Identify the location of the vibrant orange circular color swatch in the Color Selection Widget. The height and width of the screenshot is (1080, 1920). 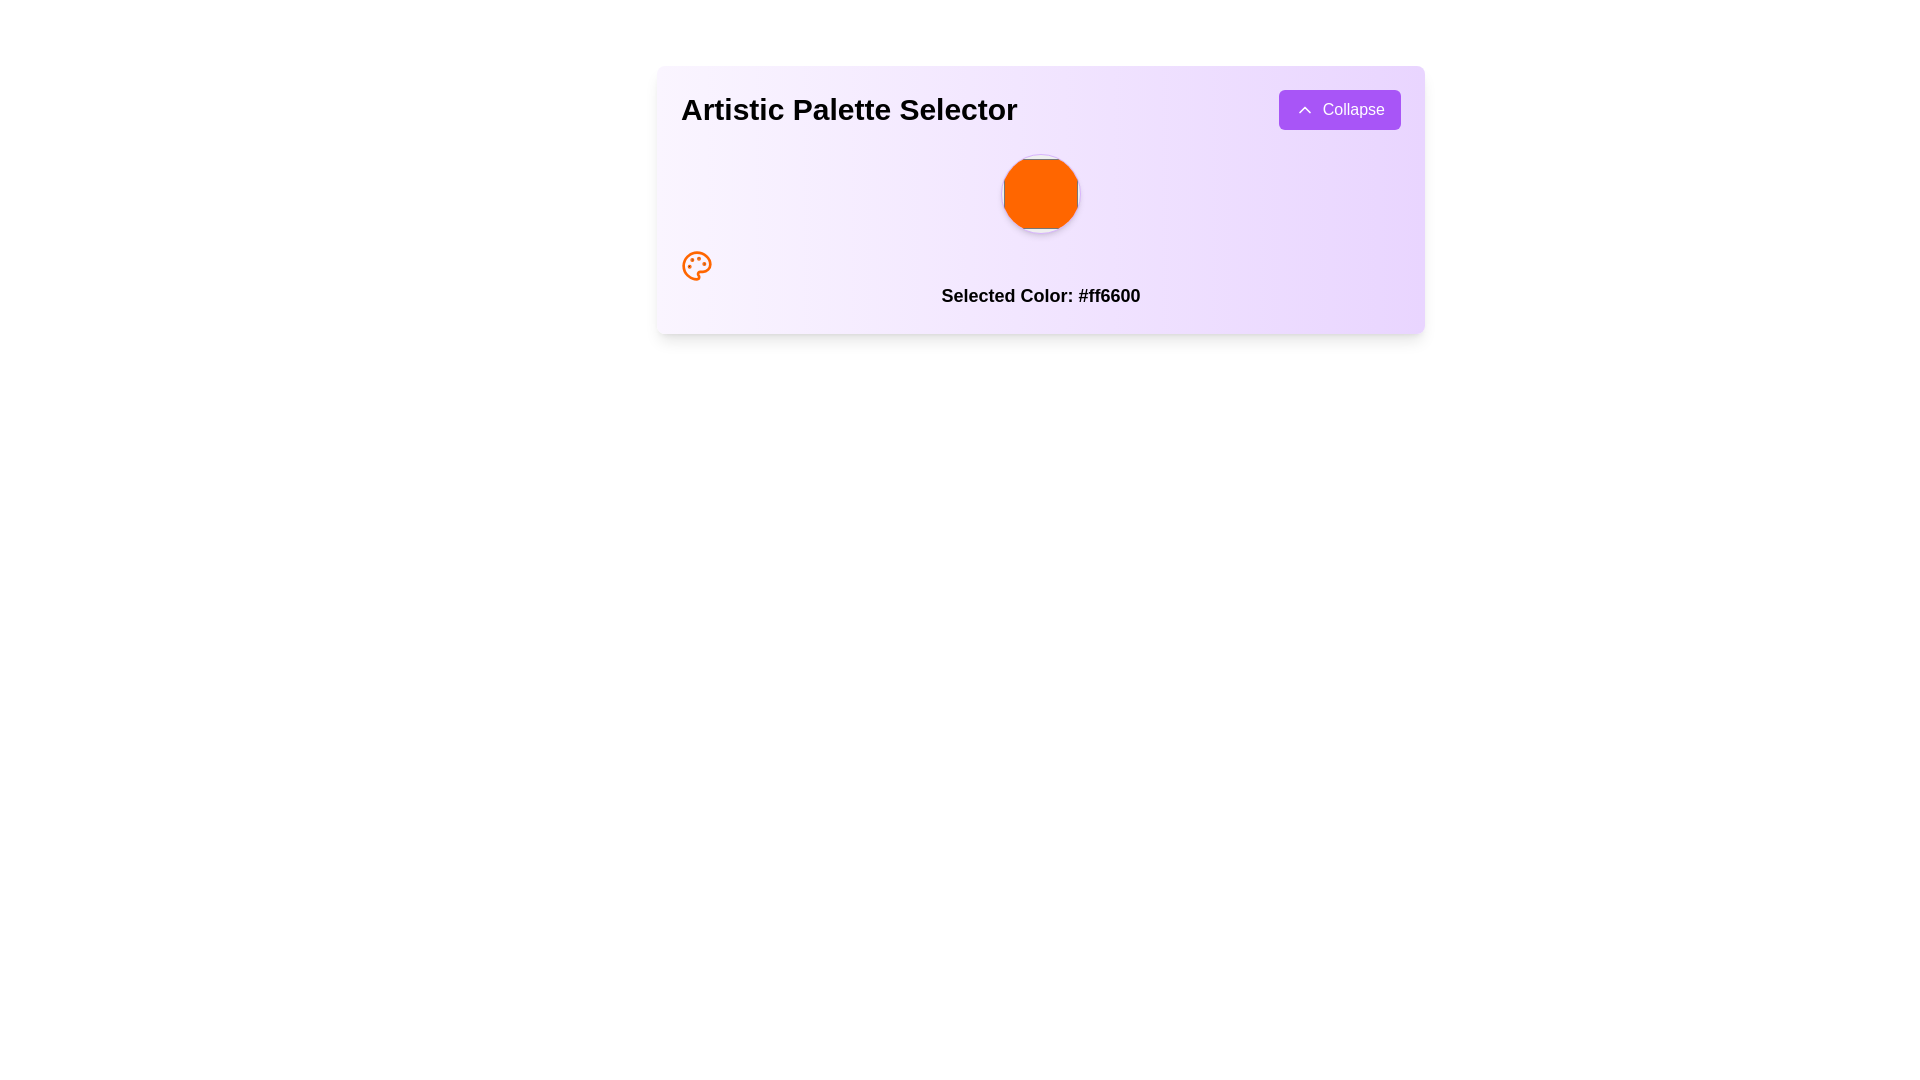
(1040, 193).